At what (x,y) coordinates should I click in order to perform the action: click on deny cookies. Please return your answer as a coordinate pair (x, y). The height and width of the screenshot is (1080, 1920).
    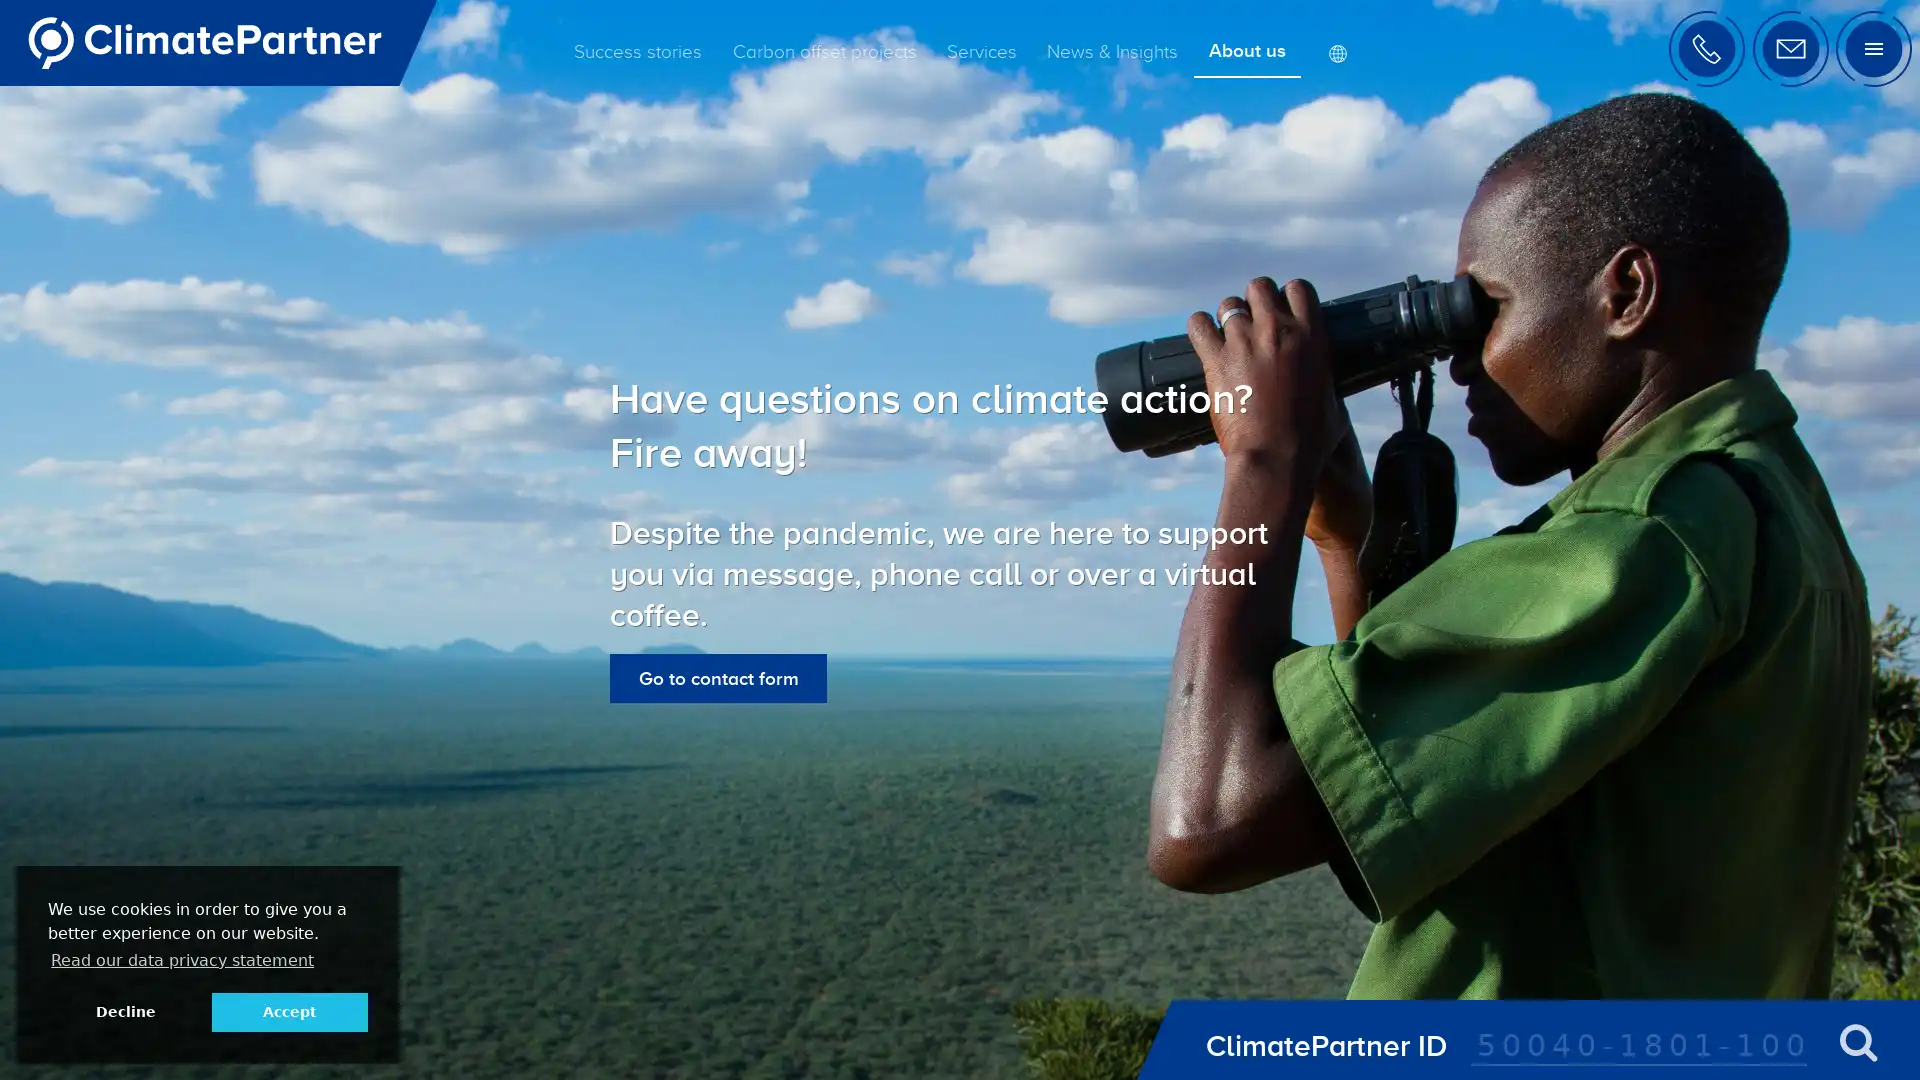
    Looking at the image, I should click on (124, 1011).